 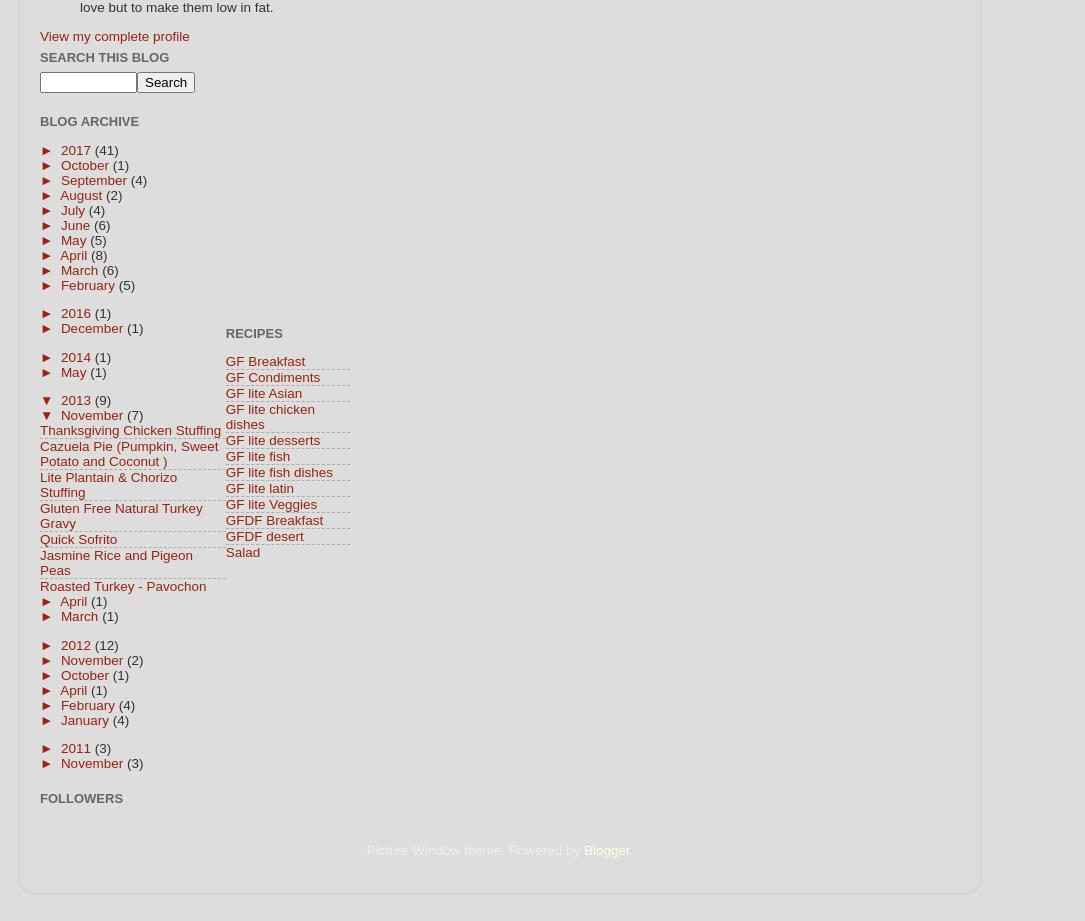 I want to click on '.', so click(x=631, y=848).